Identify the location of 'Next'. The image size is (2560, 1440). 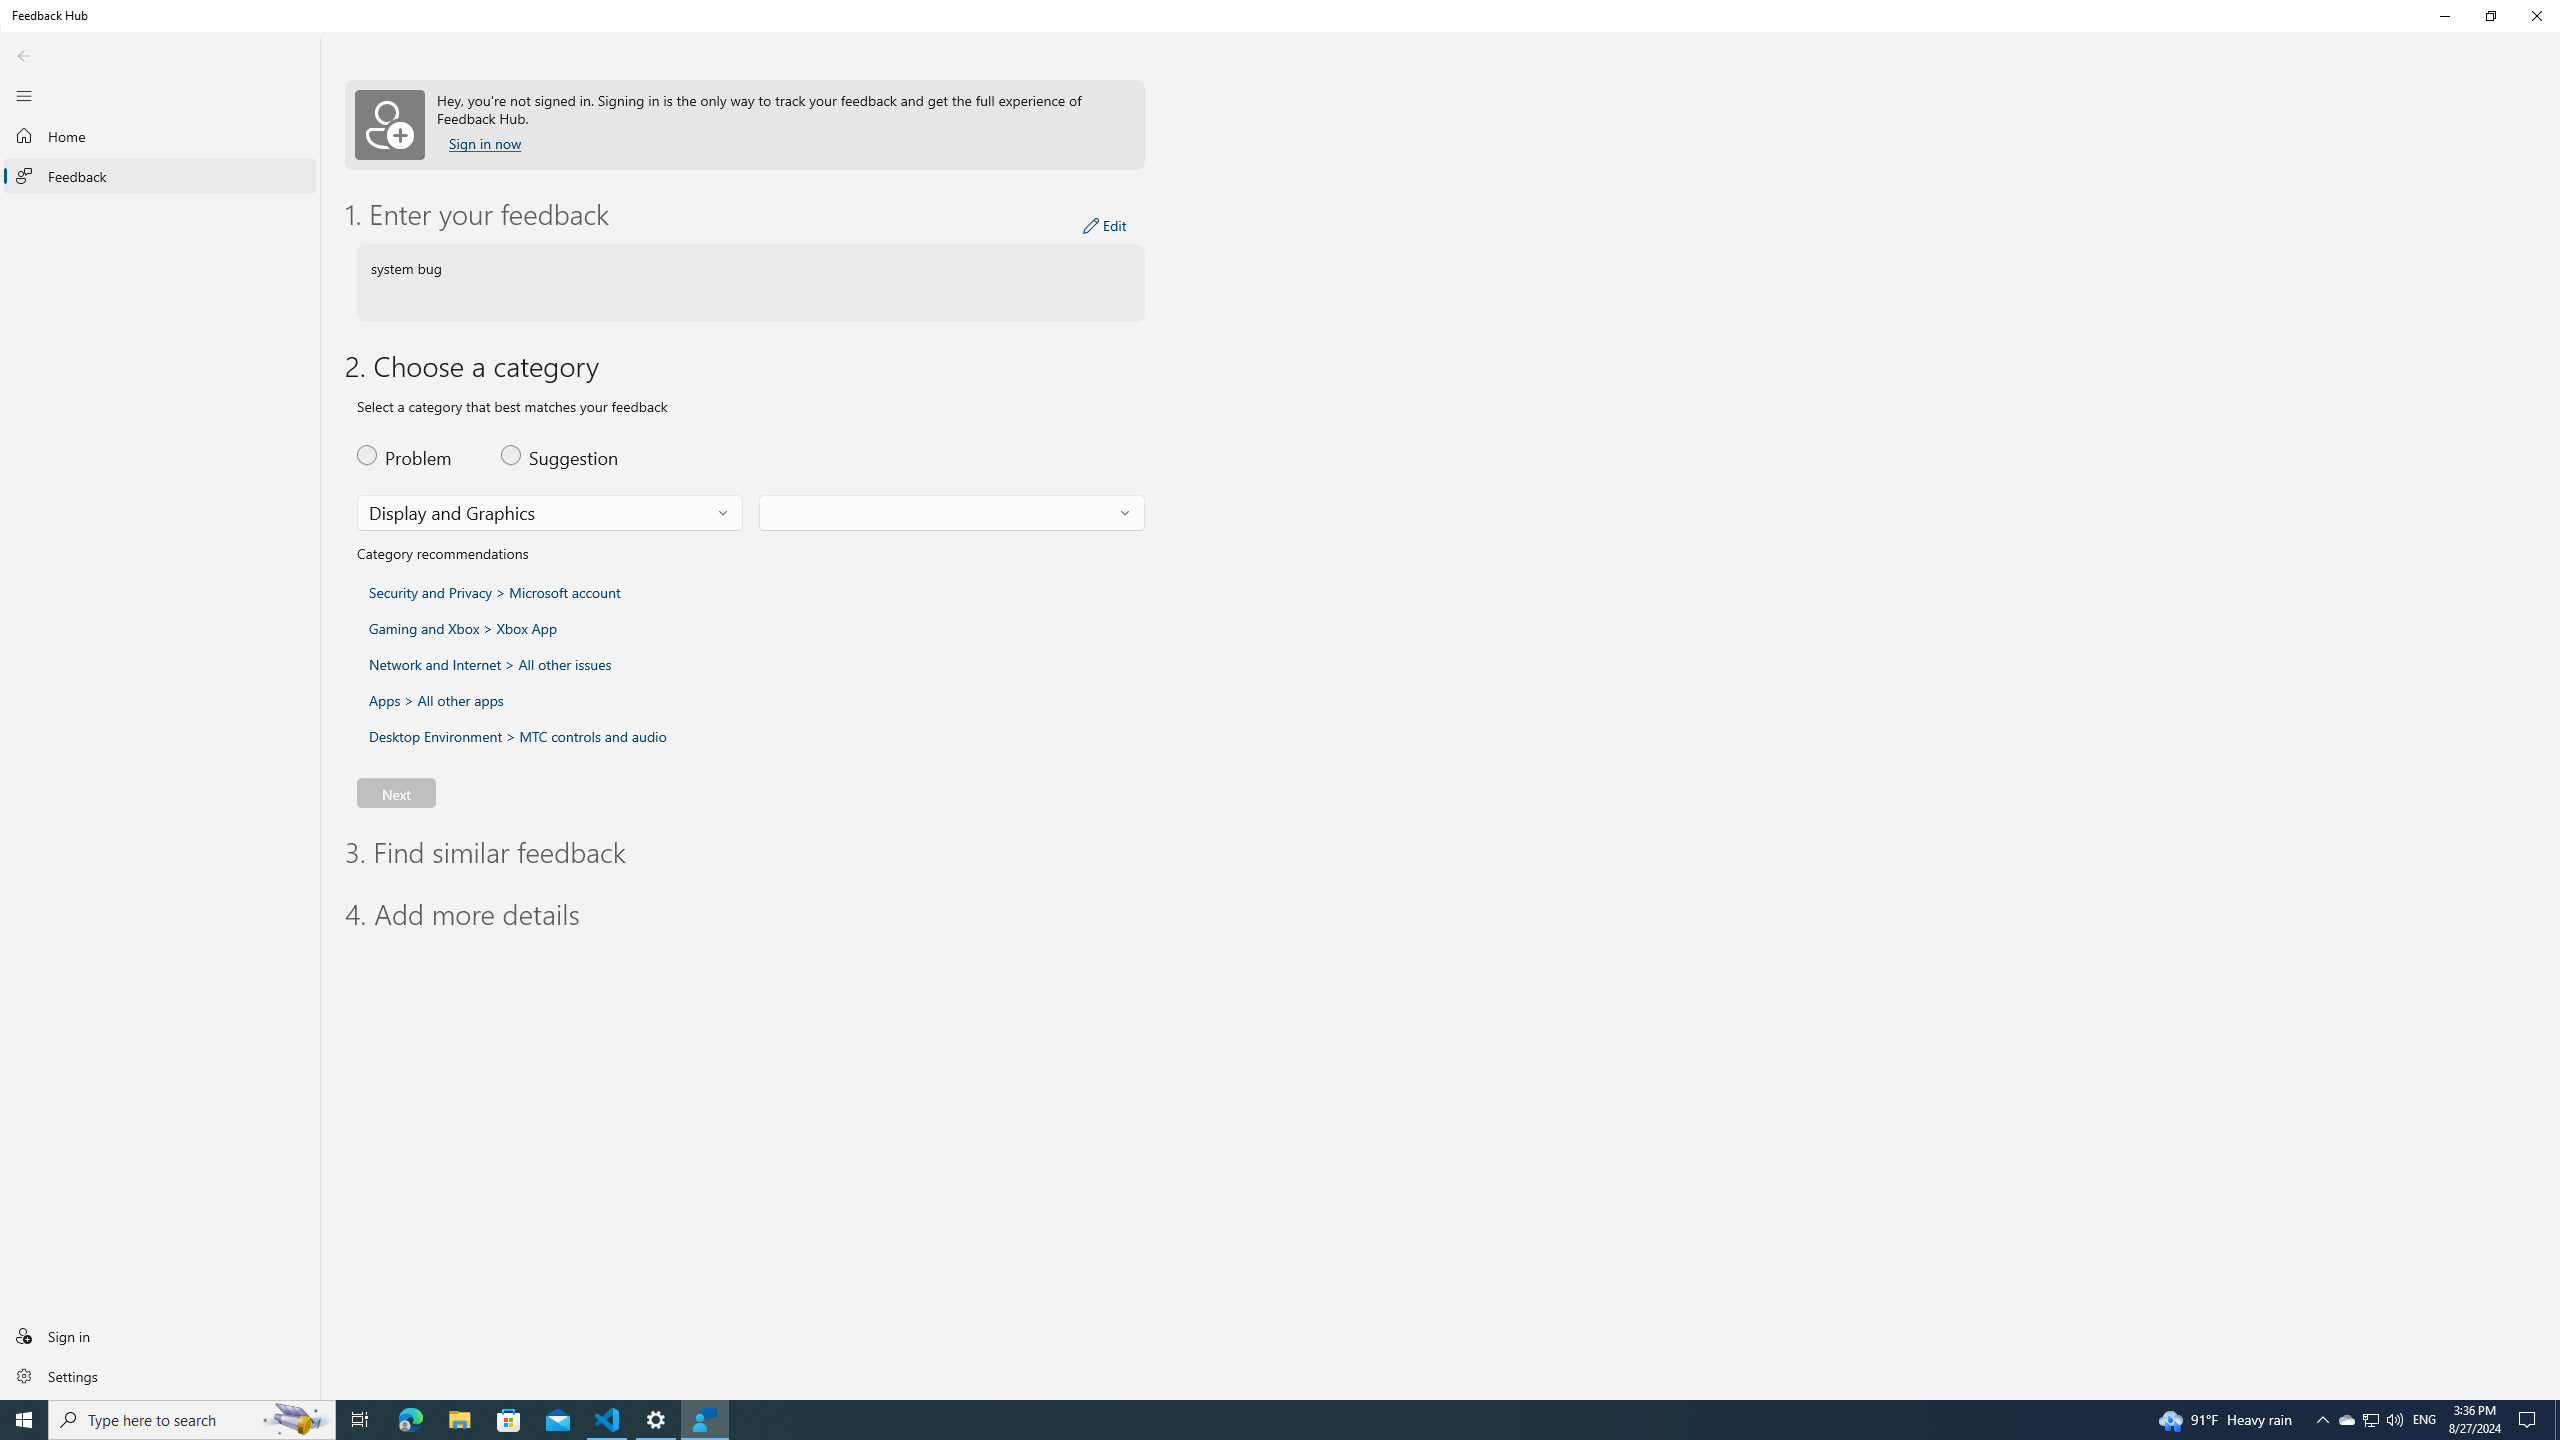
(395, 792).